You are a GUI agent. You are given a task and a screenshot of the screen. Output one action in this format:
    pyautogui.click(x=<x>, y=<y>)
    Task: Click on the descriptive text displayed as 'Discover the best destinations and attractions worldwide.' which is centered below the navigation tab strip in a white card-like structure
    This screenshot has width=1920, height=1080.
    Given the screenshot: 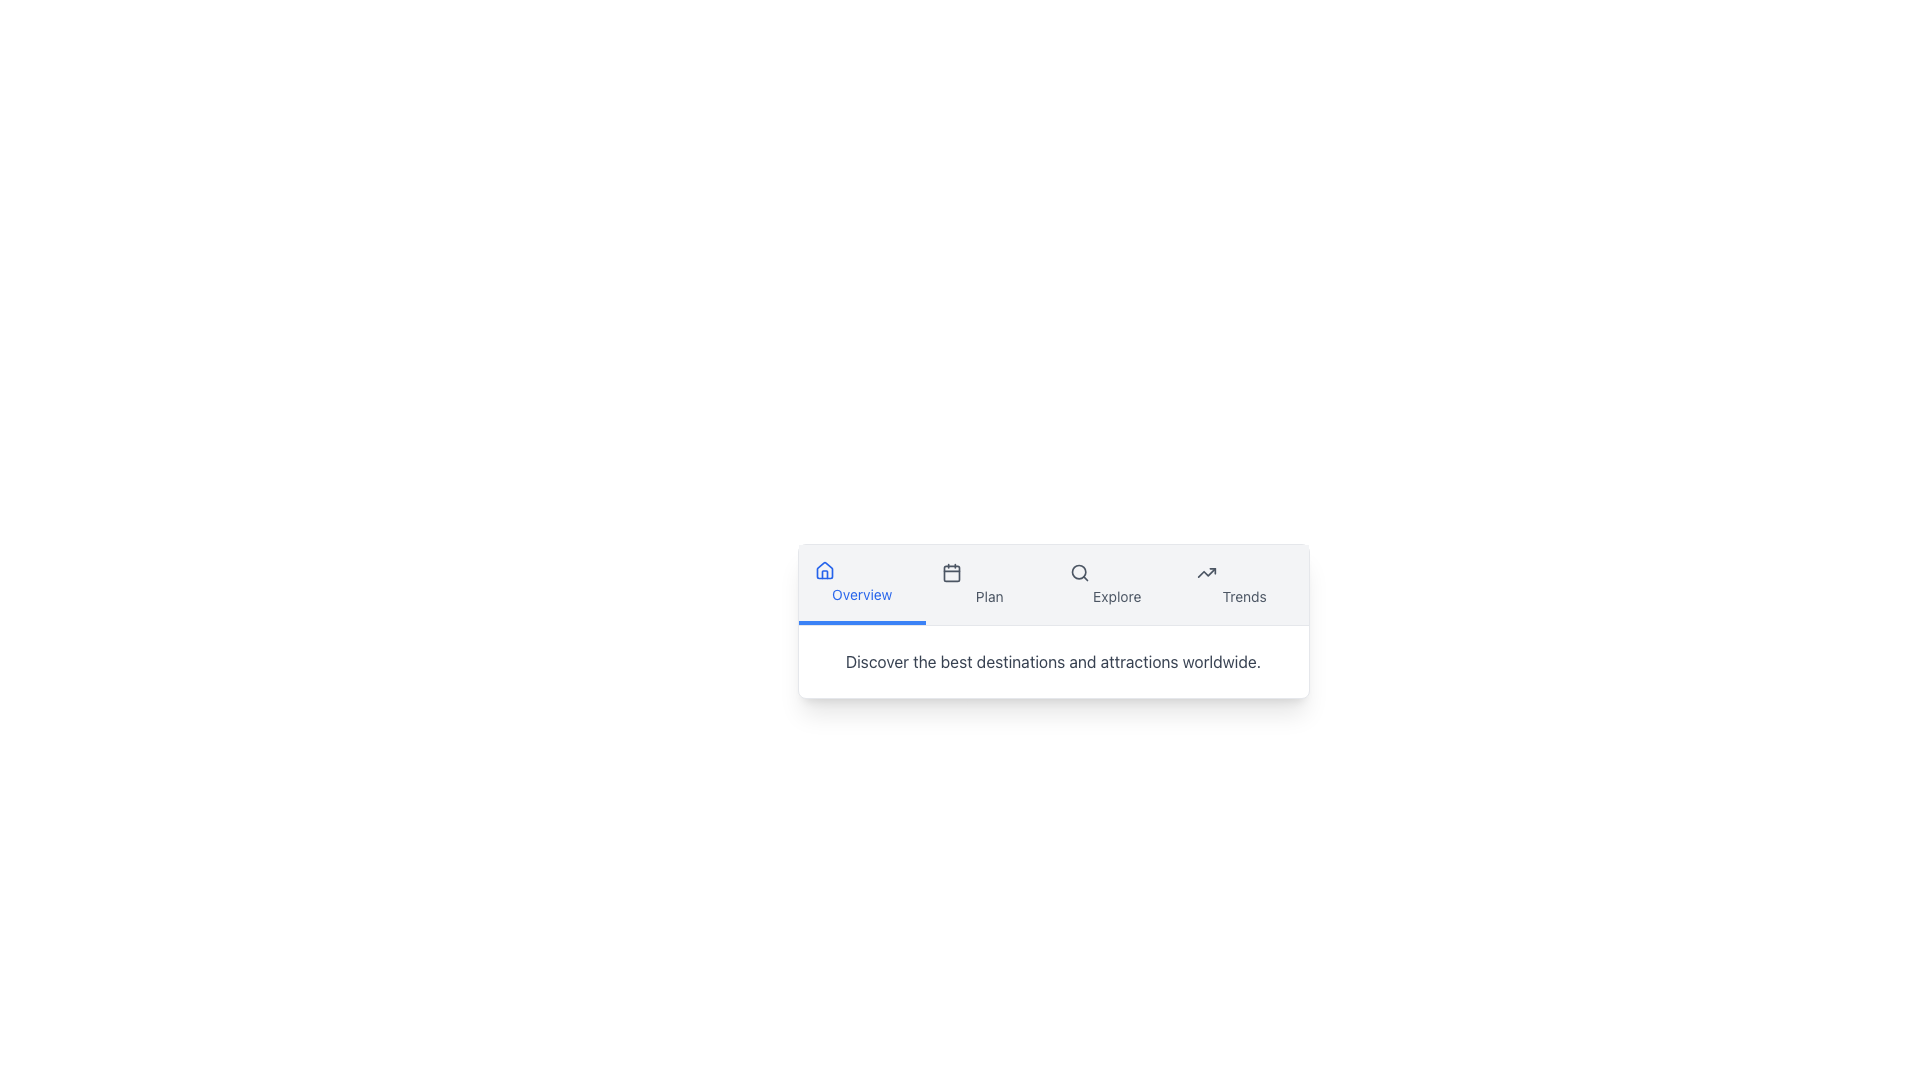 What is the action you would take?
    pyautogui.click(x=1052, y=662)
    